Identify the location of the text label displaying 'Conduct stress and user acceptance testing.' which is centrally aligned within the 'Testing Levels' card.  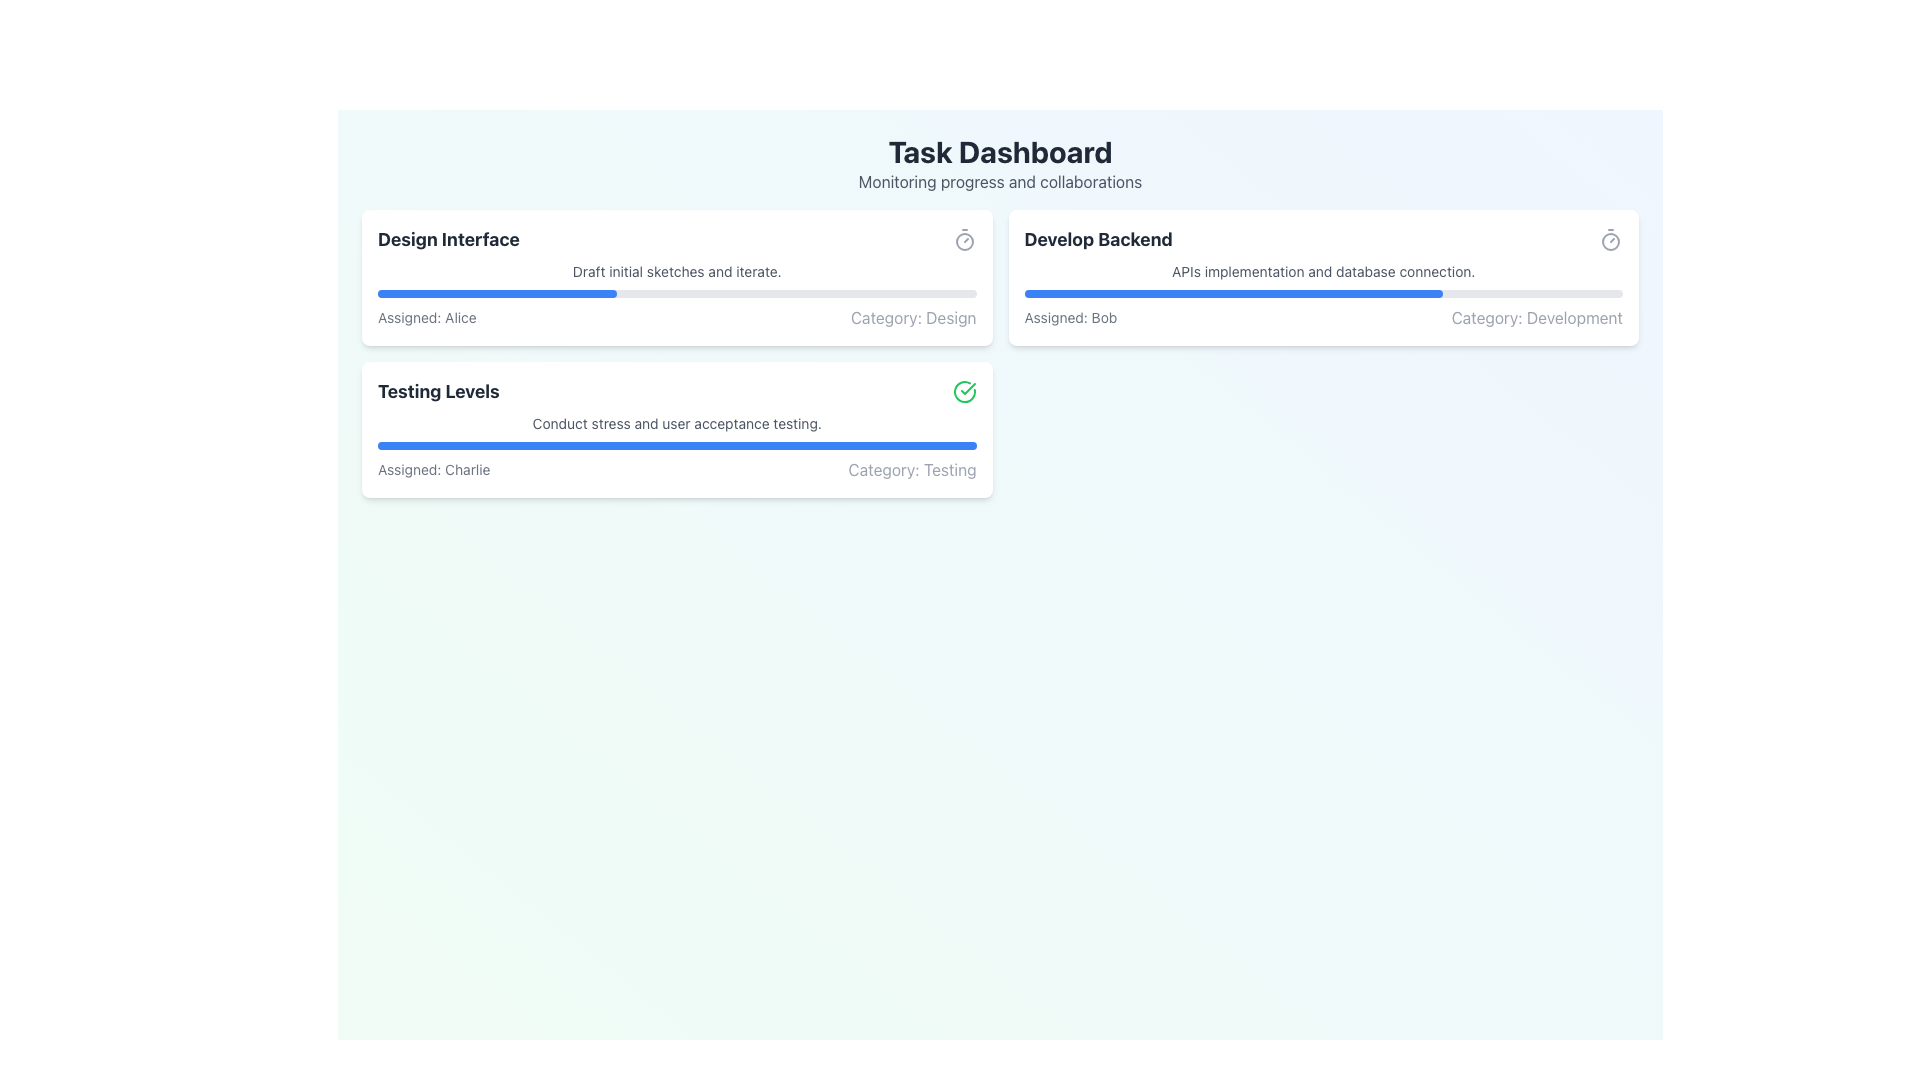
(677, 423).